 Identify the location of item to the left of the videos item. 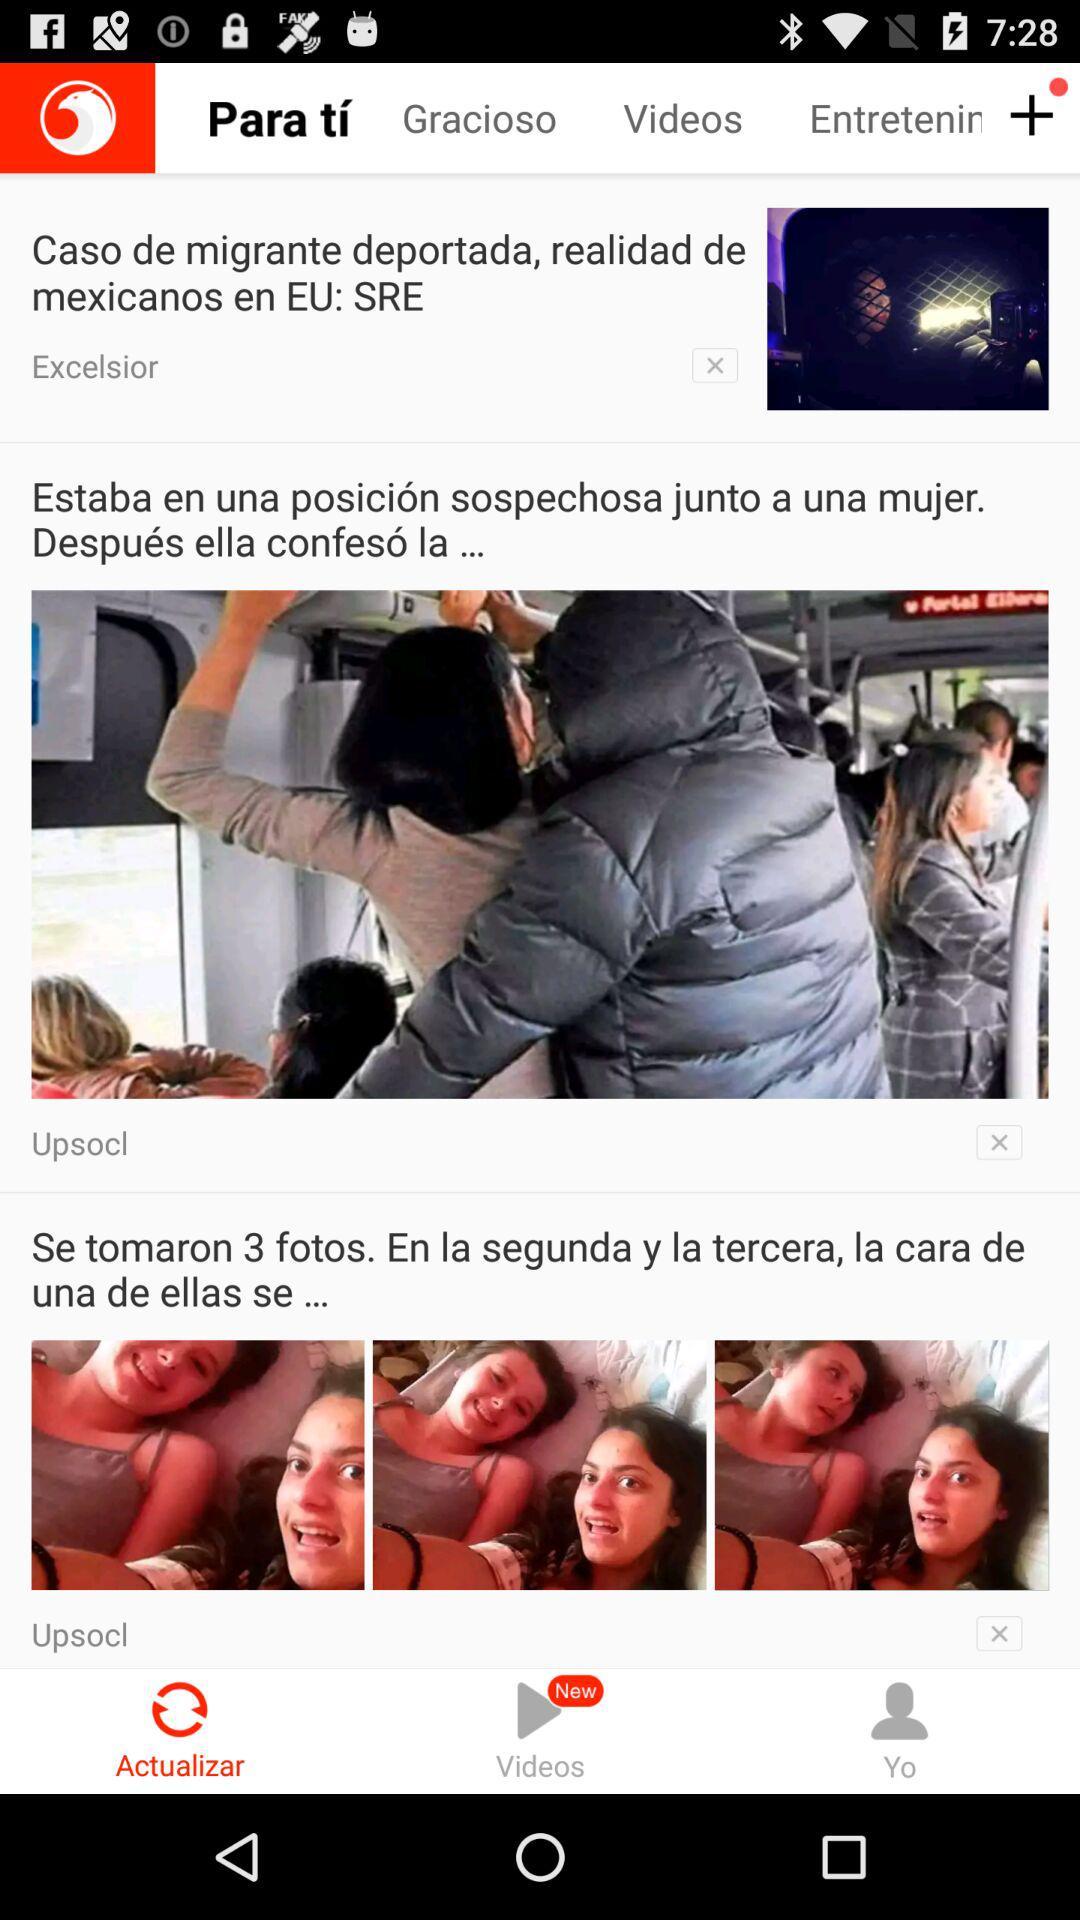
(293, 117).